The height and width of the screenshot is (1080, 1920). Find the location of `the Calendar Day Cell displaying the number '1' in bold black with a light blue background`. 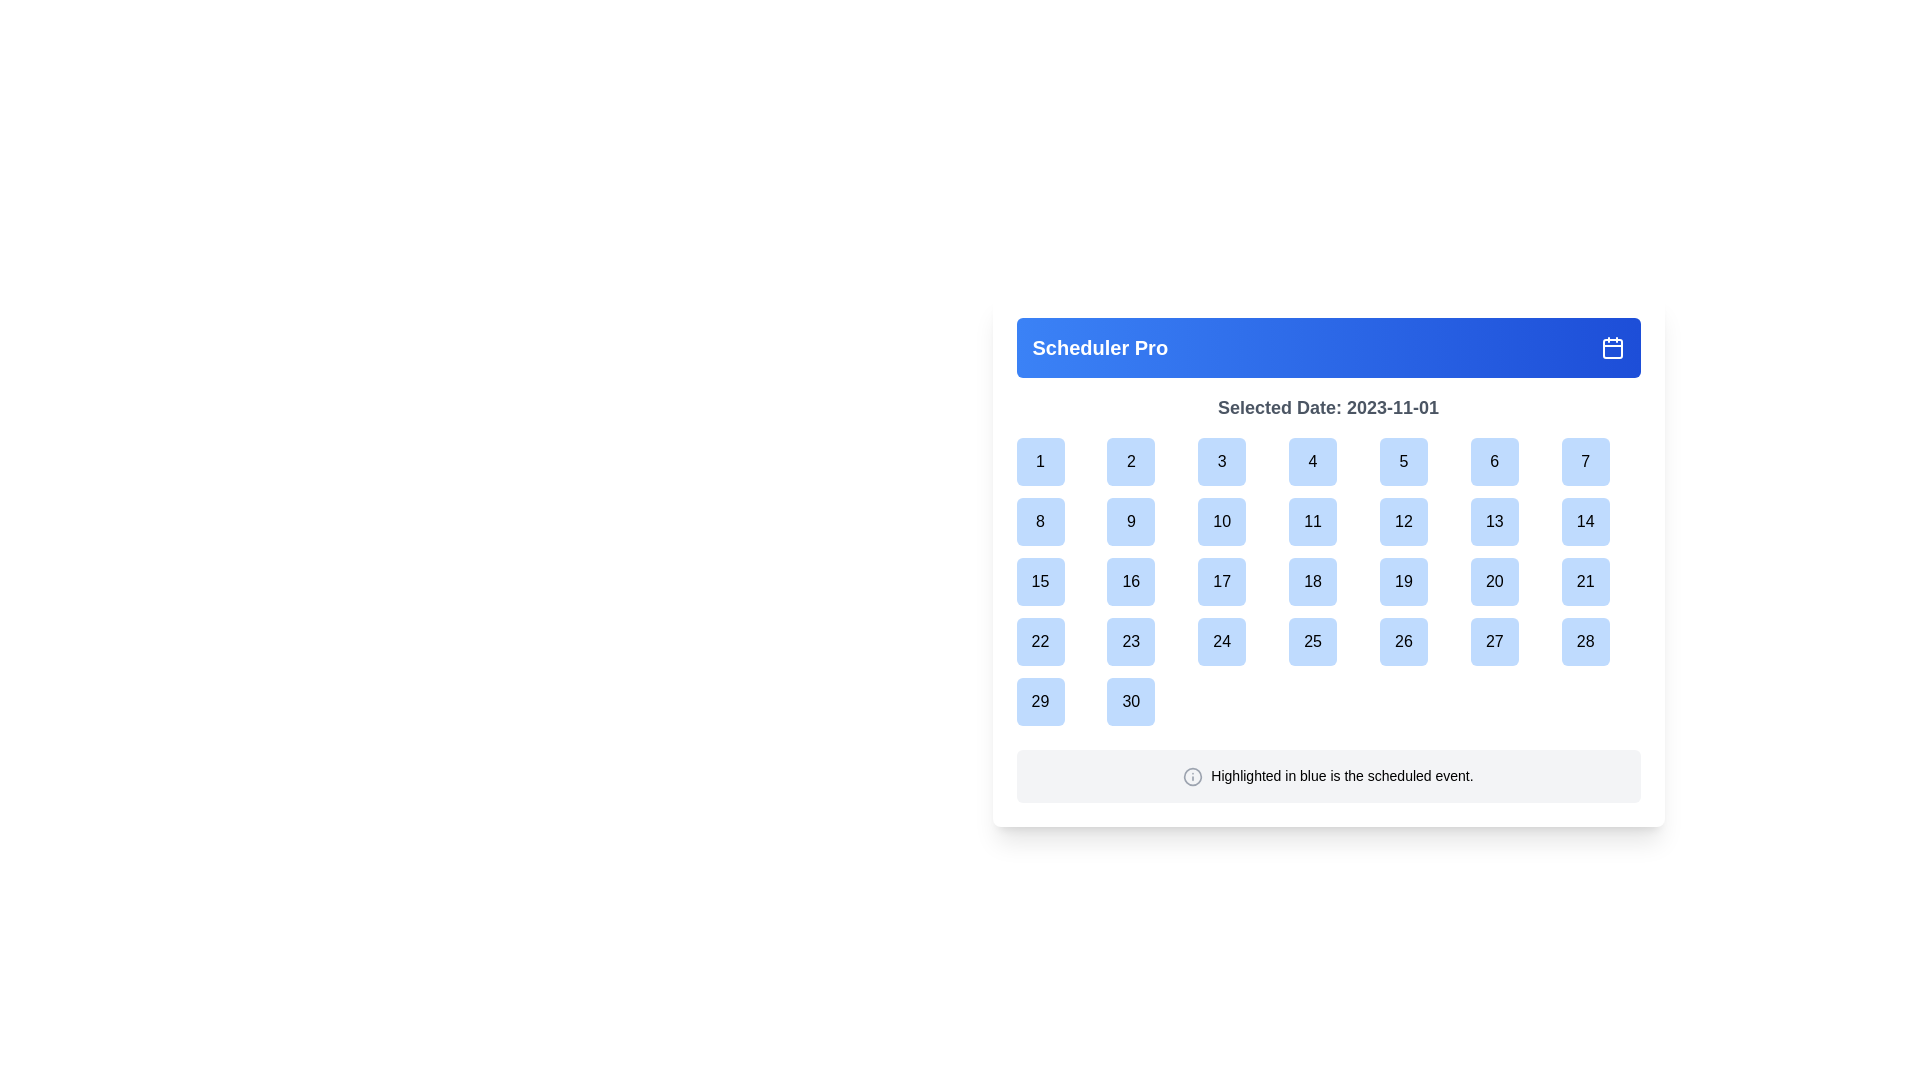

the Calendar Day Cell displaying the number '1' in bold black with a light blue background is located at coordinates (1055, 462).